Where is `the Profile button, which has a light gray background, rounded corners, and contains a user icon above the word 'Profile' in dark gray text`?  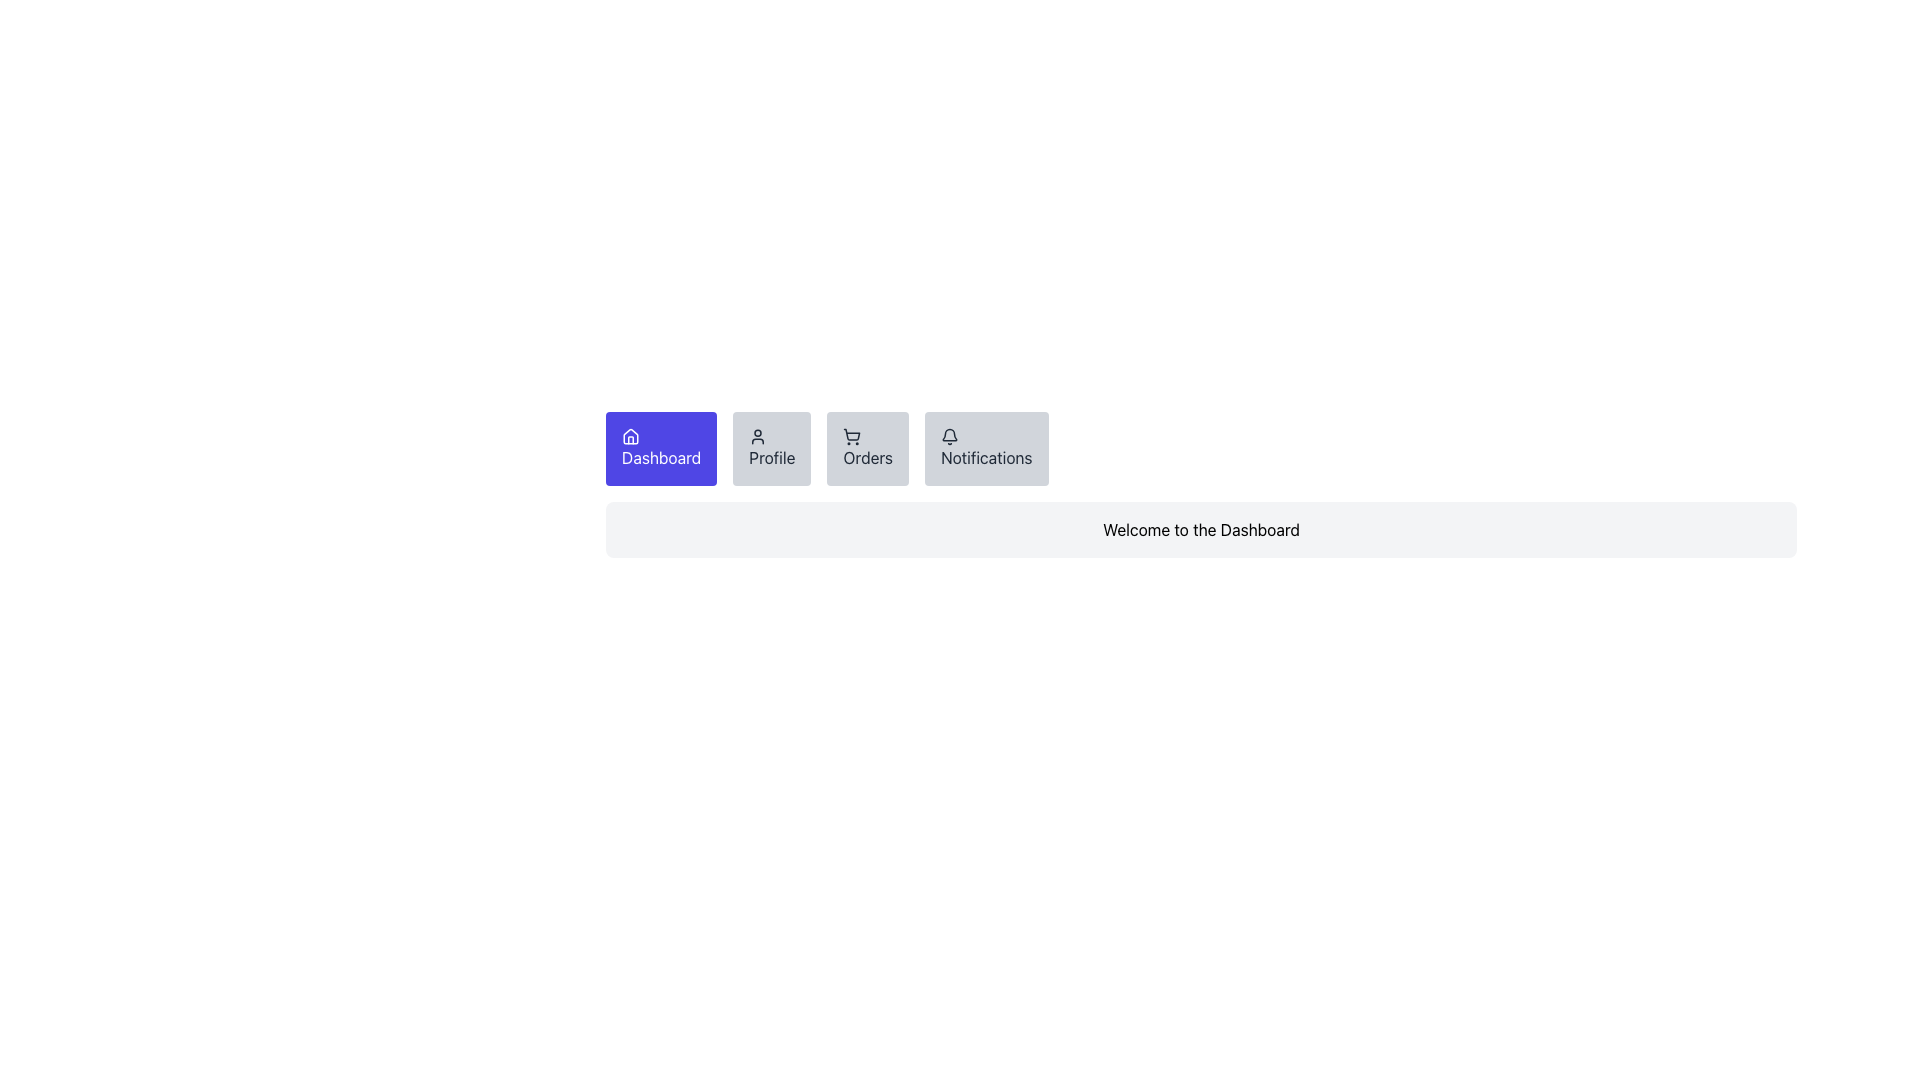
the Profile button, which has a light gray background, rounded corners, and contains a user icon above the word 'Profile' in dark gray text is located at coordinates (771, 447).